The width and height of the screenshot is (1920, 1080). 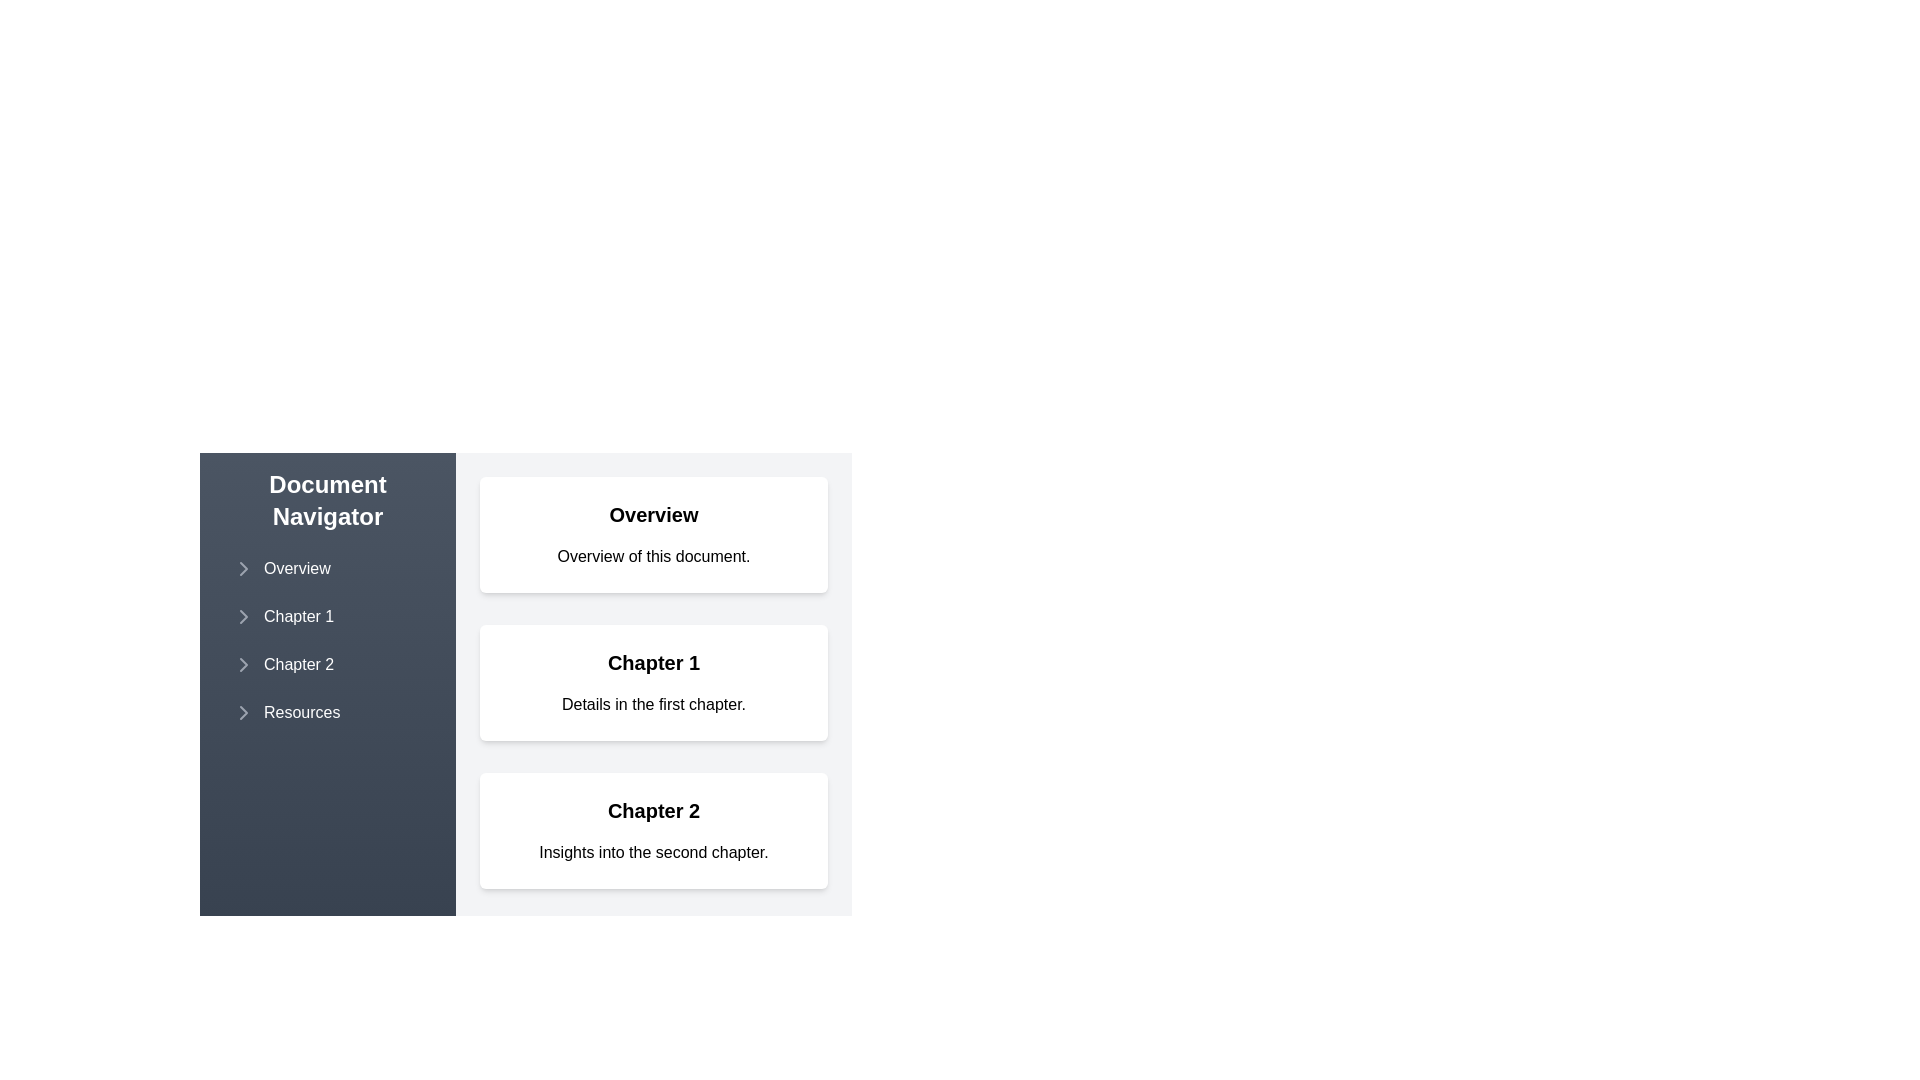 What do you see at coordinates (526, 672) in the screenshot?
I see `the informational card section that highlights the first chapter of the document, located centrally in the main content area, between the 'Overview' section and the 'Chapter 2' section` at bounding box center [526, 672].